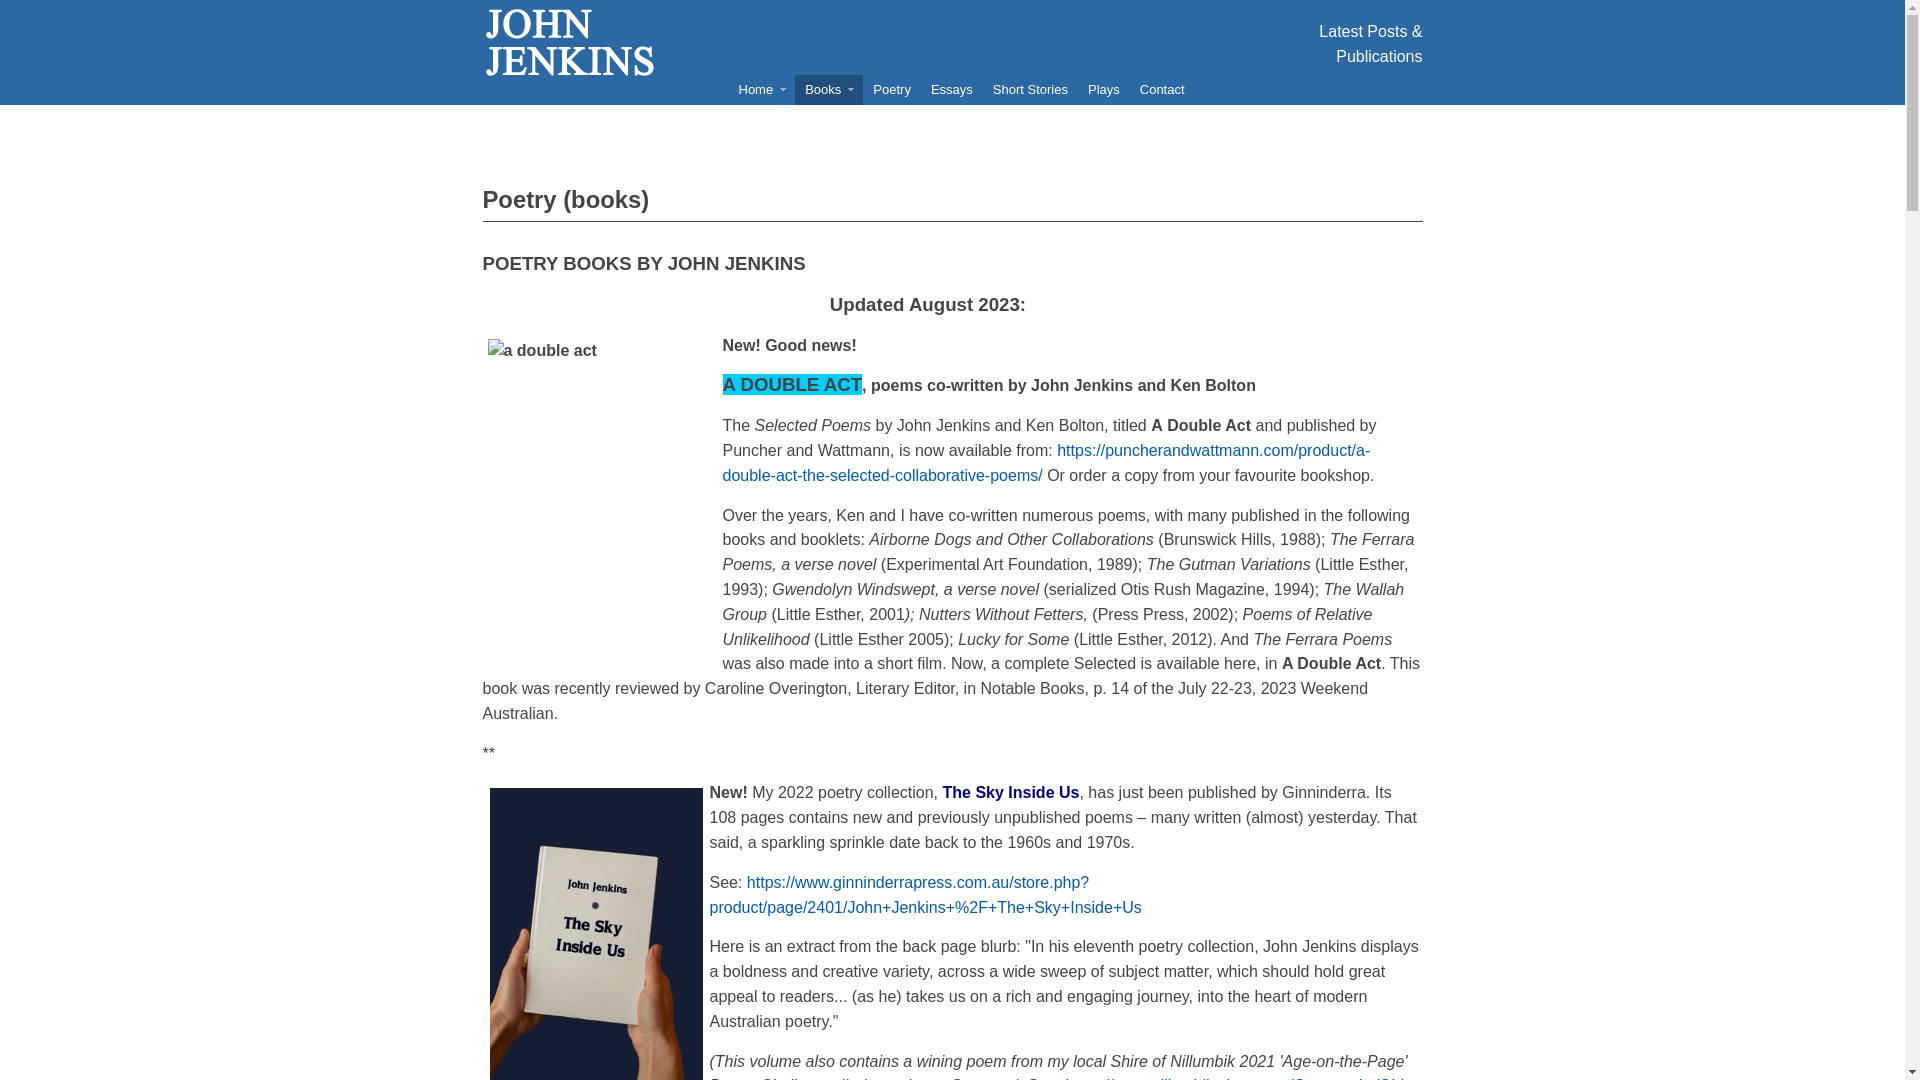 The image size is (1920, 1080). Describe the element at coordinates (983, 88) in the screenshot. I see `'Short Stories'` at that location.